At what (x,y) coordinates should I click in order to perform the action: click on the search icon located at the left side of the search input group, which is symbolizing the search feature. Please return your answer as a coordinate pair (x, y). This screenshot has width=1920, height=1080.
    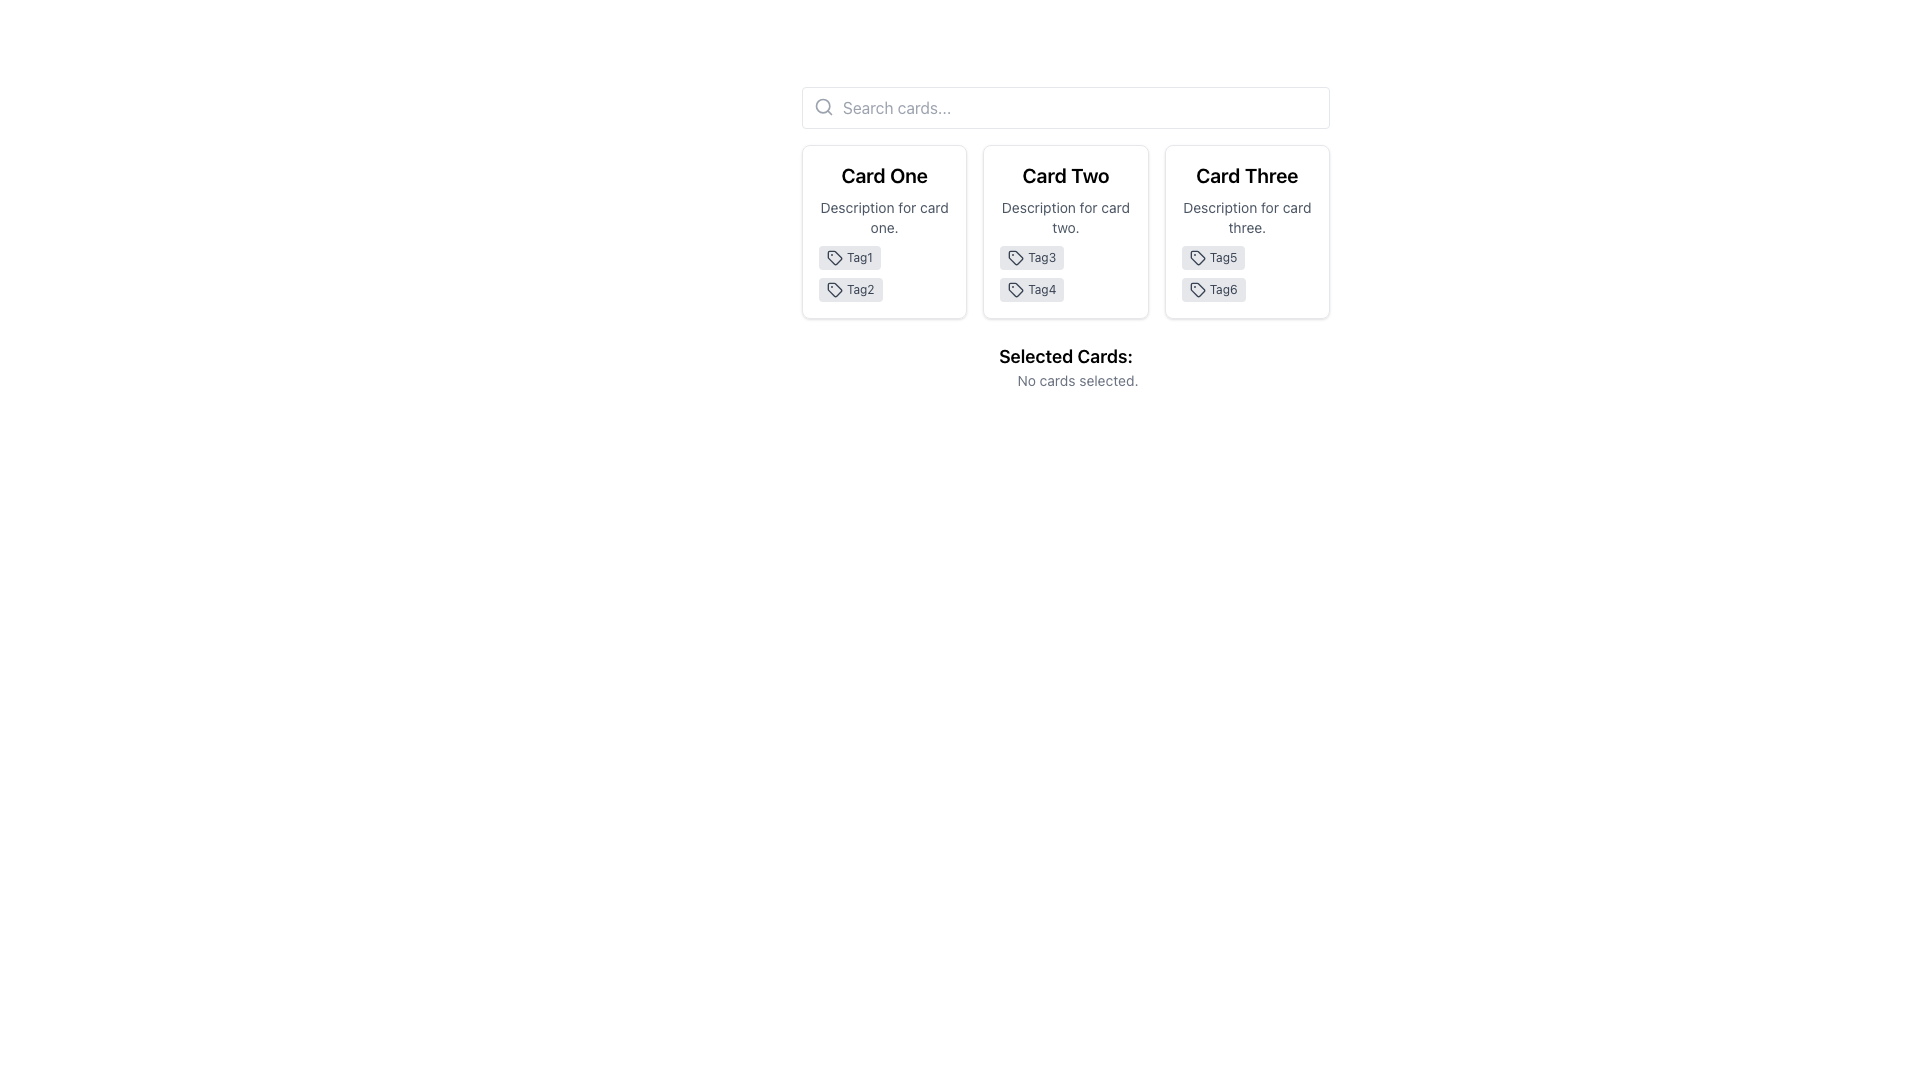
    Looking at the image, I should click on (824, 107).